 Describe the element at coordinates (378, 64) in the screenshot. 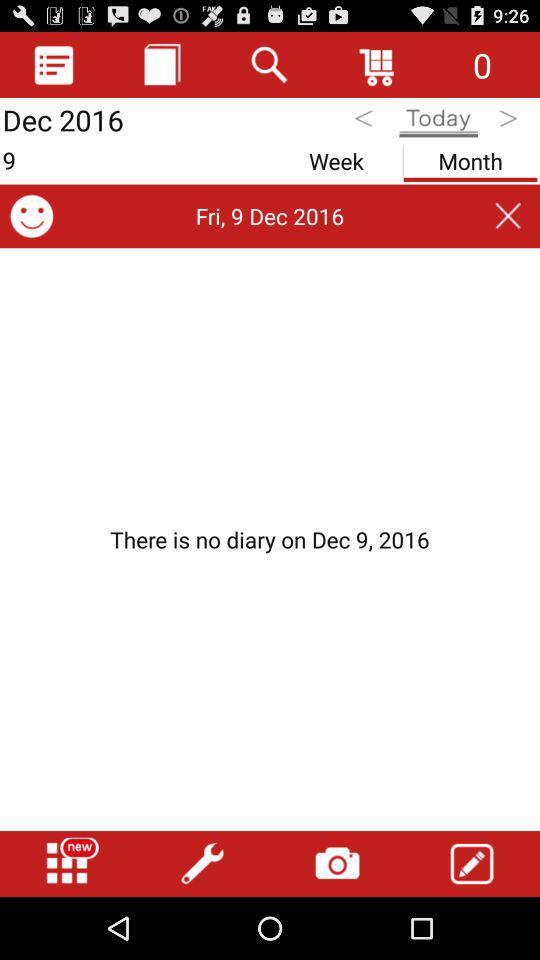

I see `app next to the 0` at that location.